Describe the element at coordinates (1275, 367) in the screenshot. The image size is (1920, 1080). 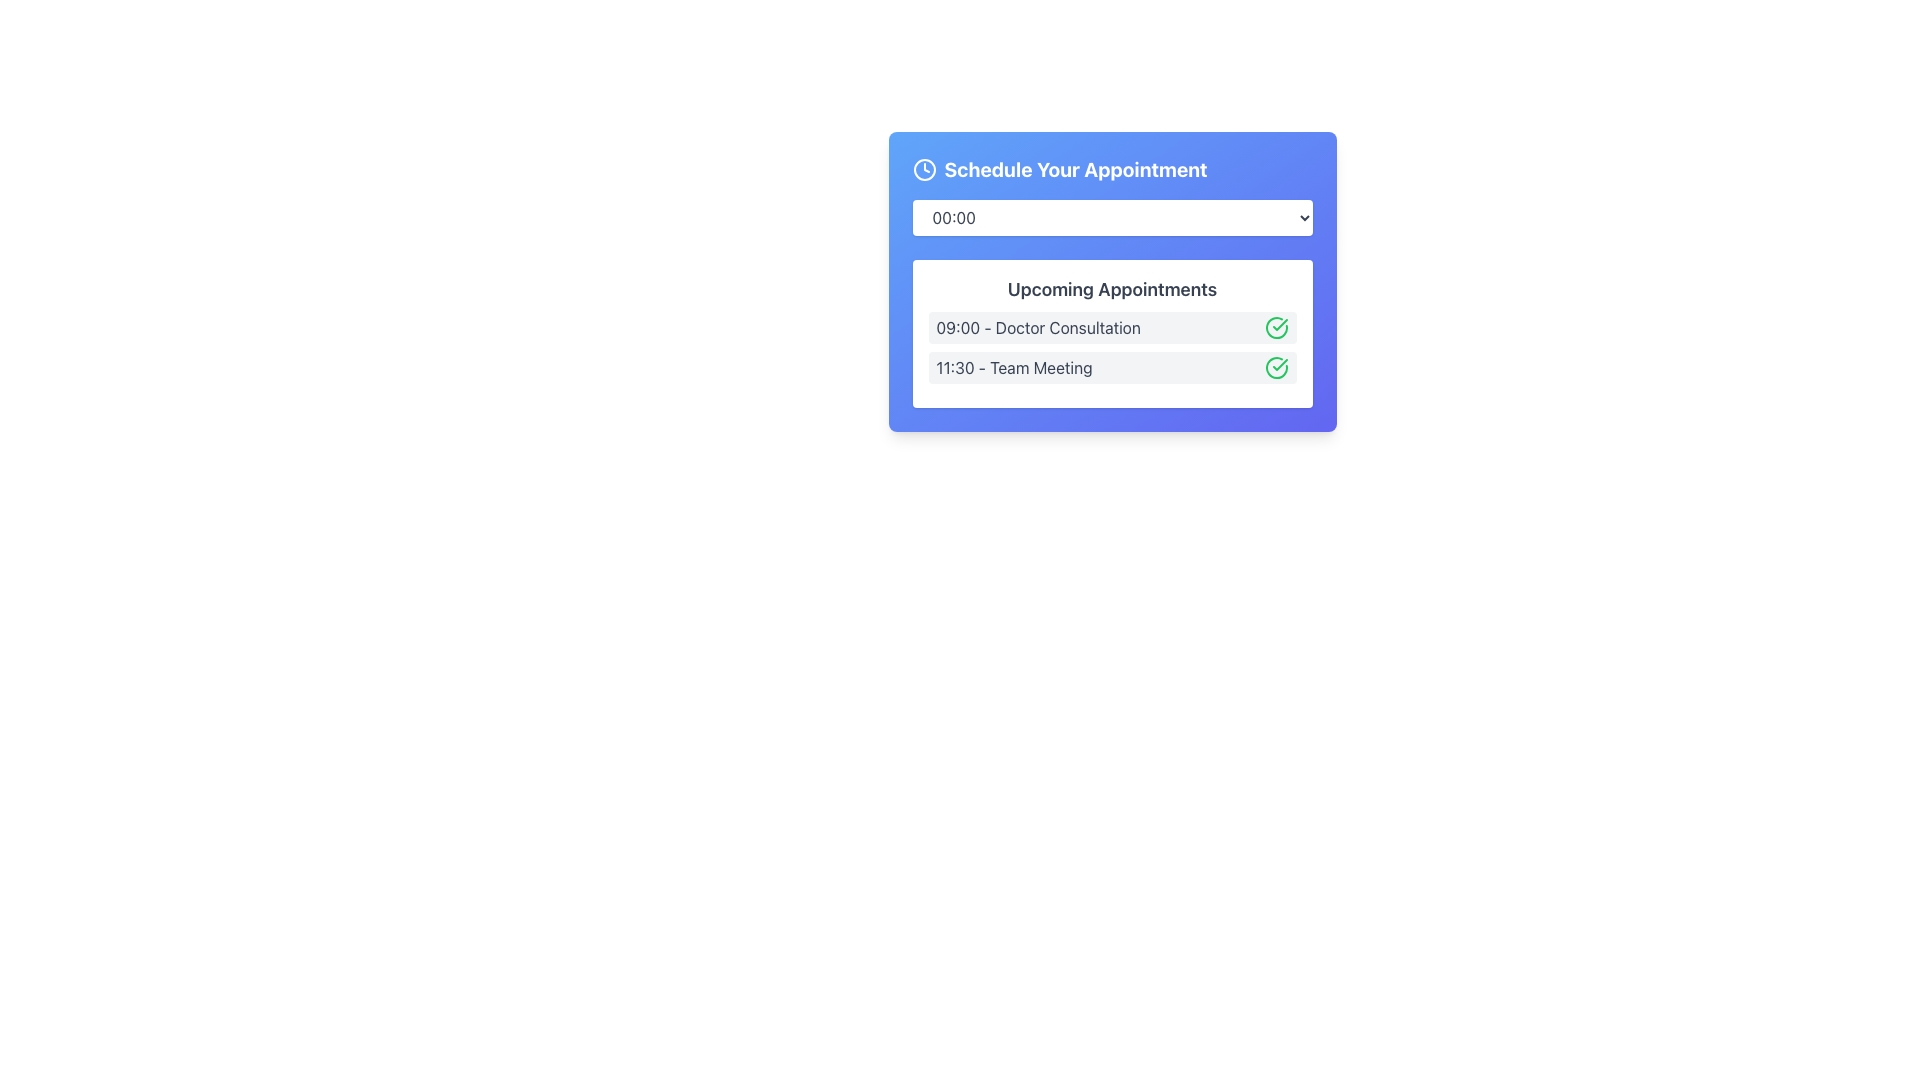
I see `the green circular icon with a check mark, located in the second row of the appointment list, to the right of '09:00 - Doctor Consultation.'` at that location.